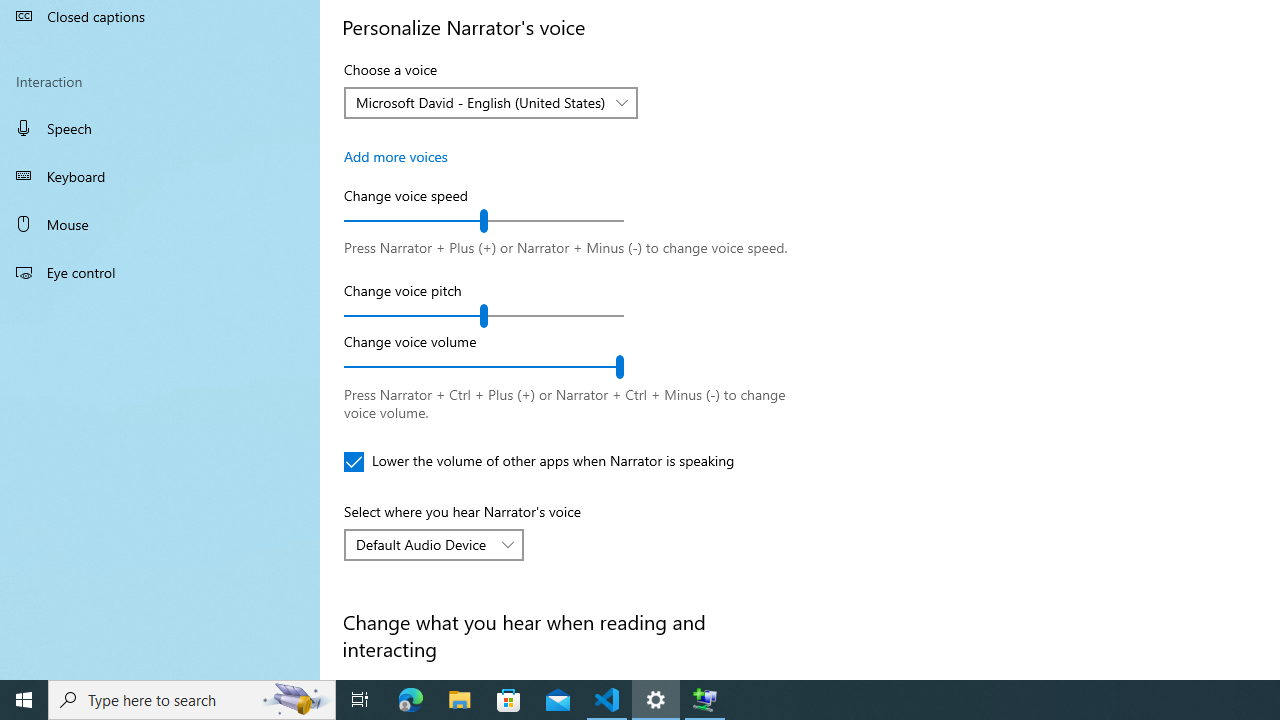  Describe the element at coordinates (606, 698) in the screenshot. I see `'Visual Studio Code - 1 running window'` at that location.